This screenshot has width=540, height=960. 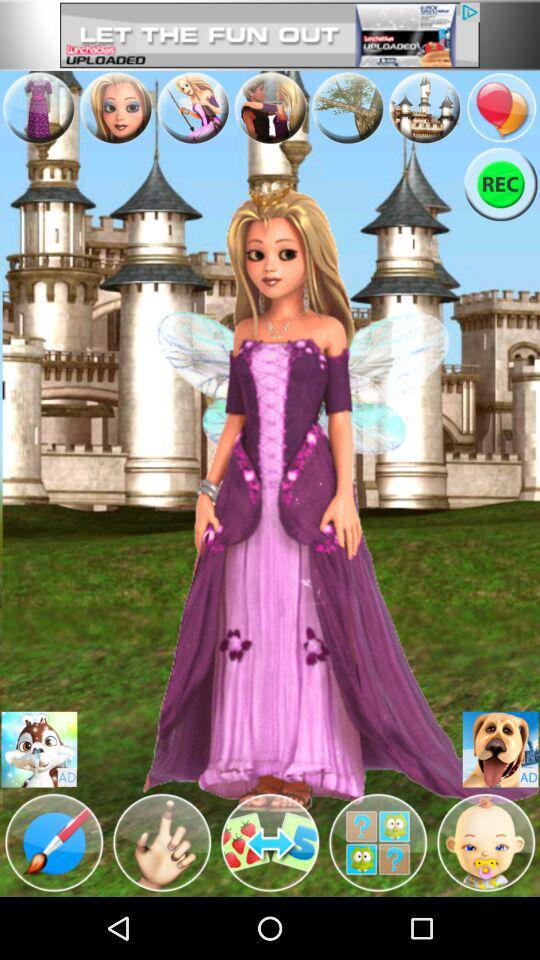 I want to click on avertisement, so click(x=270, y=108).